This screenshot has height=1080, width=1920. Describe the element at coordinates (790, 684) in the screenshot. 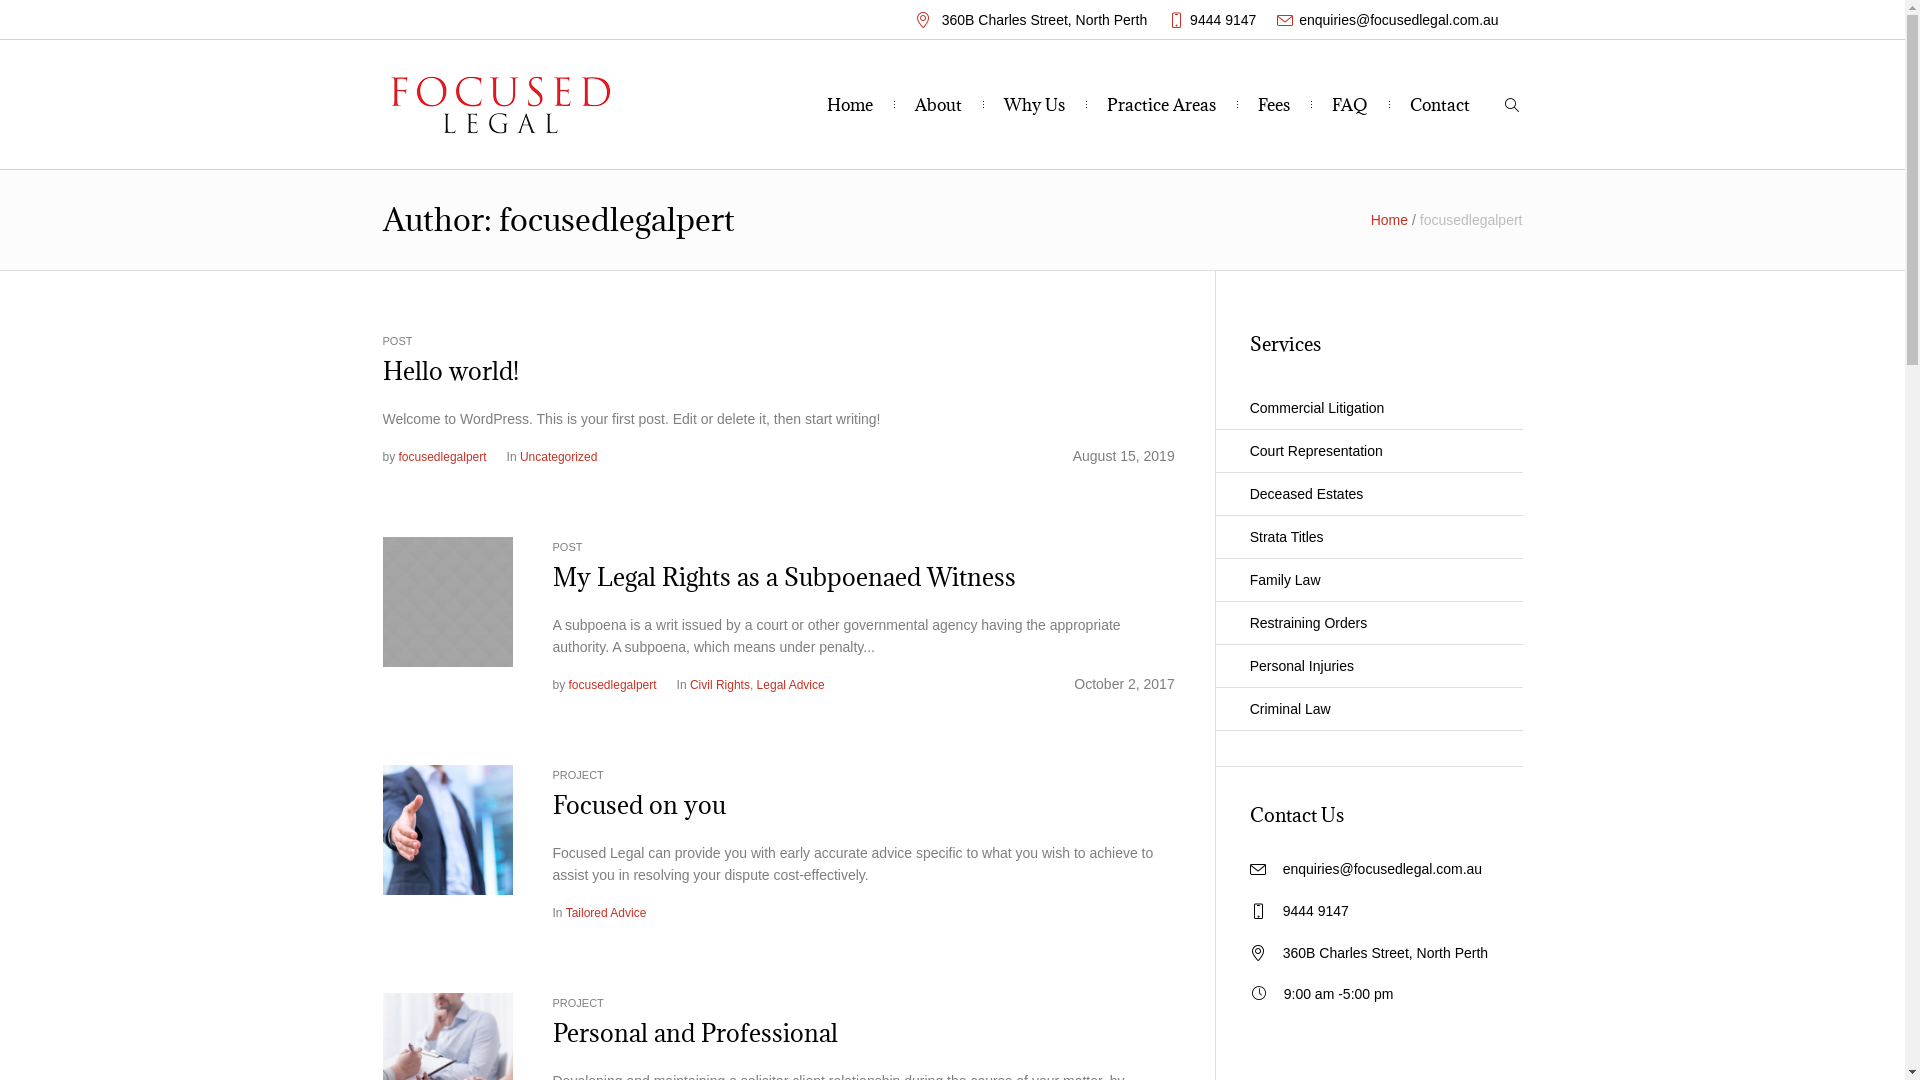

I see `'Legal Advice'` at that location.